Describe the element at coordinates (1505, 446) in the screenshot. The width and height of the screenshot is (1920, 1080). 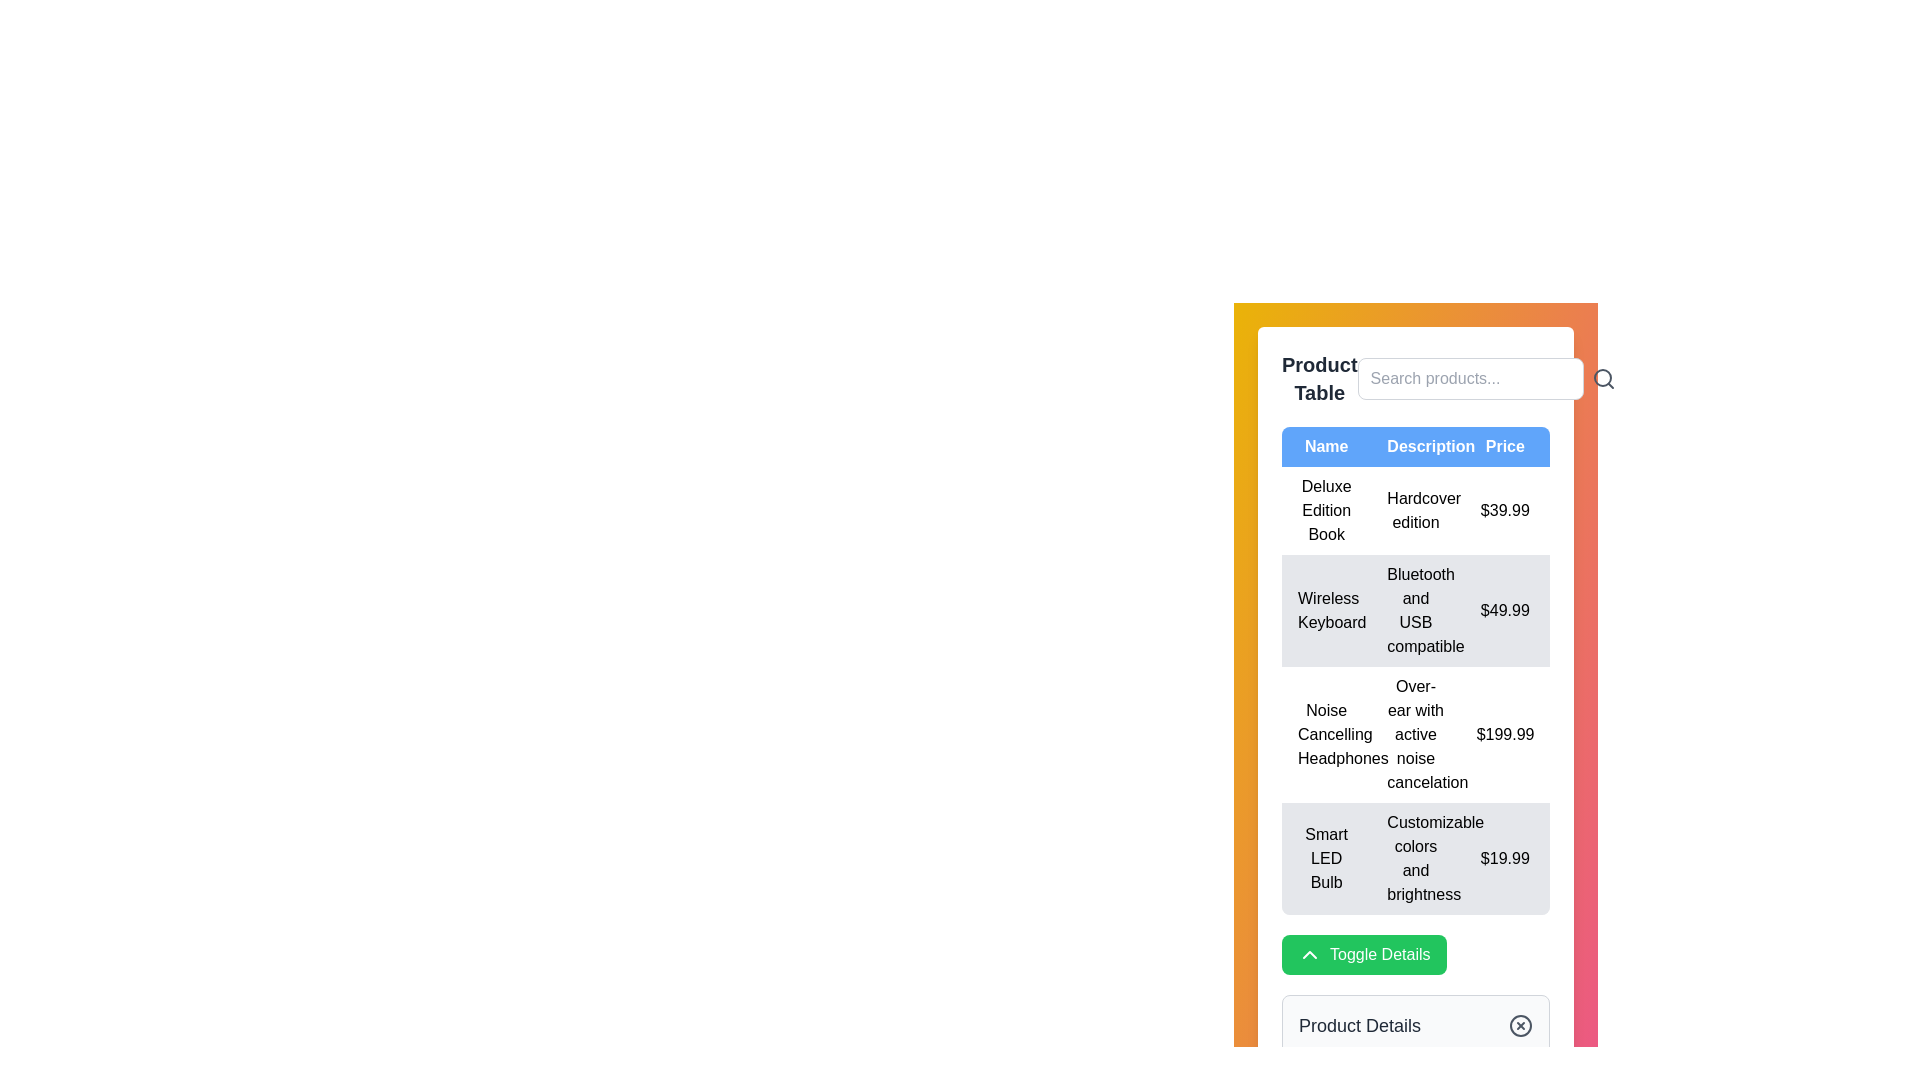
I see `the 'Price' column header in the table, which is the third column header aligned horizontally with 'Name' and 'Description'` at that location.